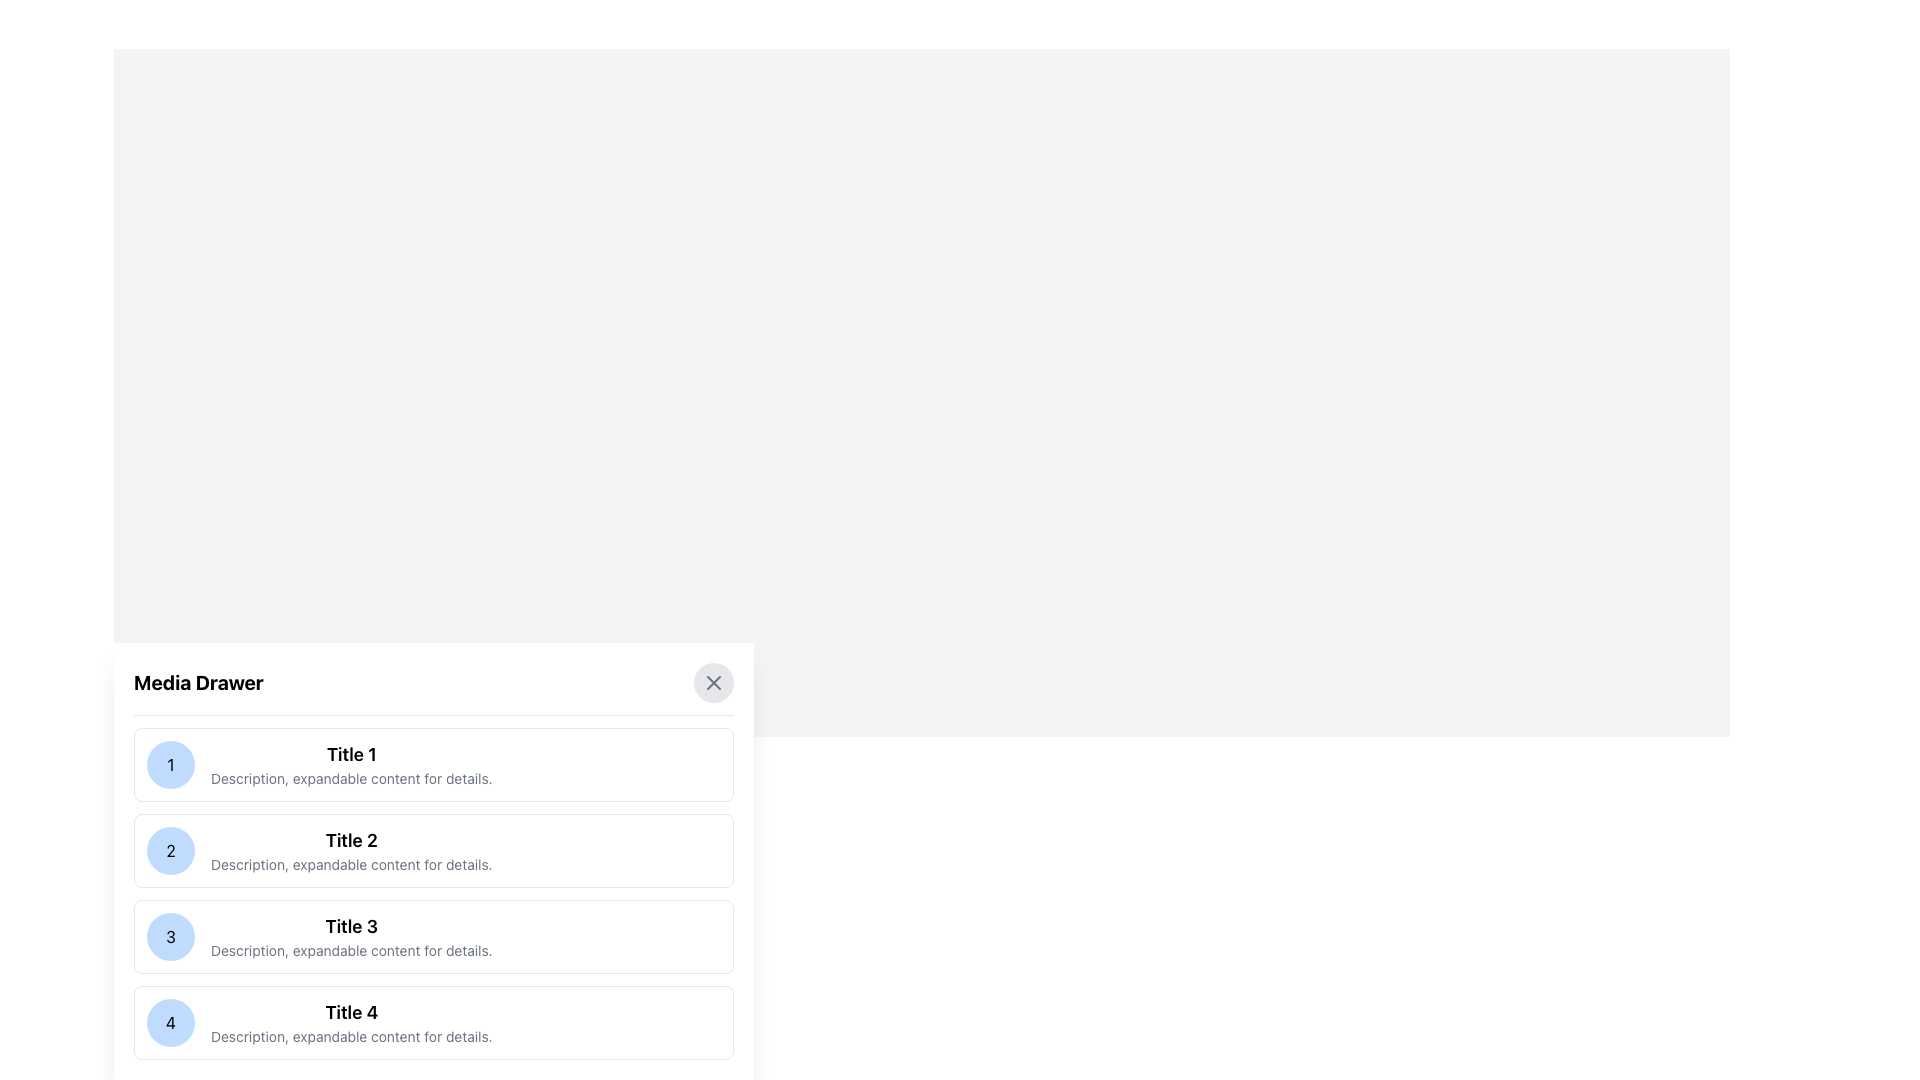  What do you see at coordinates (714, 681) in the screenshot?
I see `the 'X' icon button located in the top-right corner of the 'Media Drawer' panel to trigger hover effects` at bounding box center [714, 681].